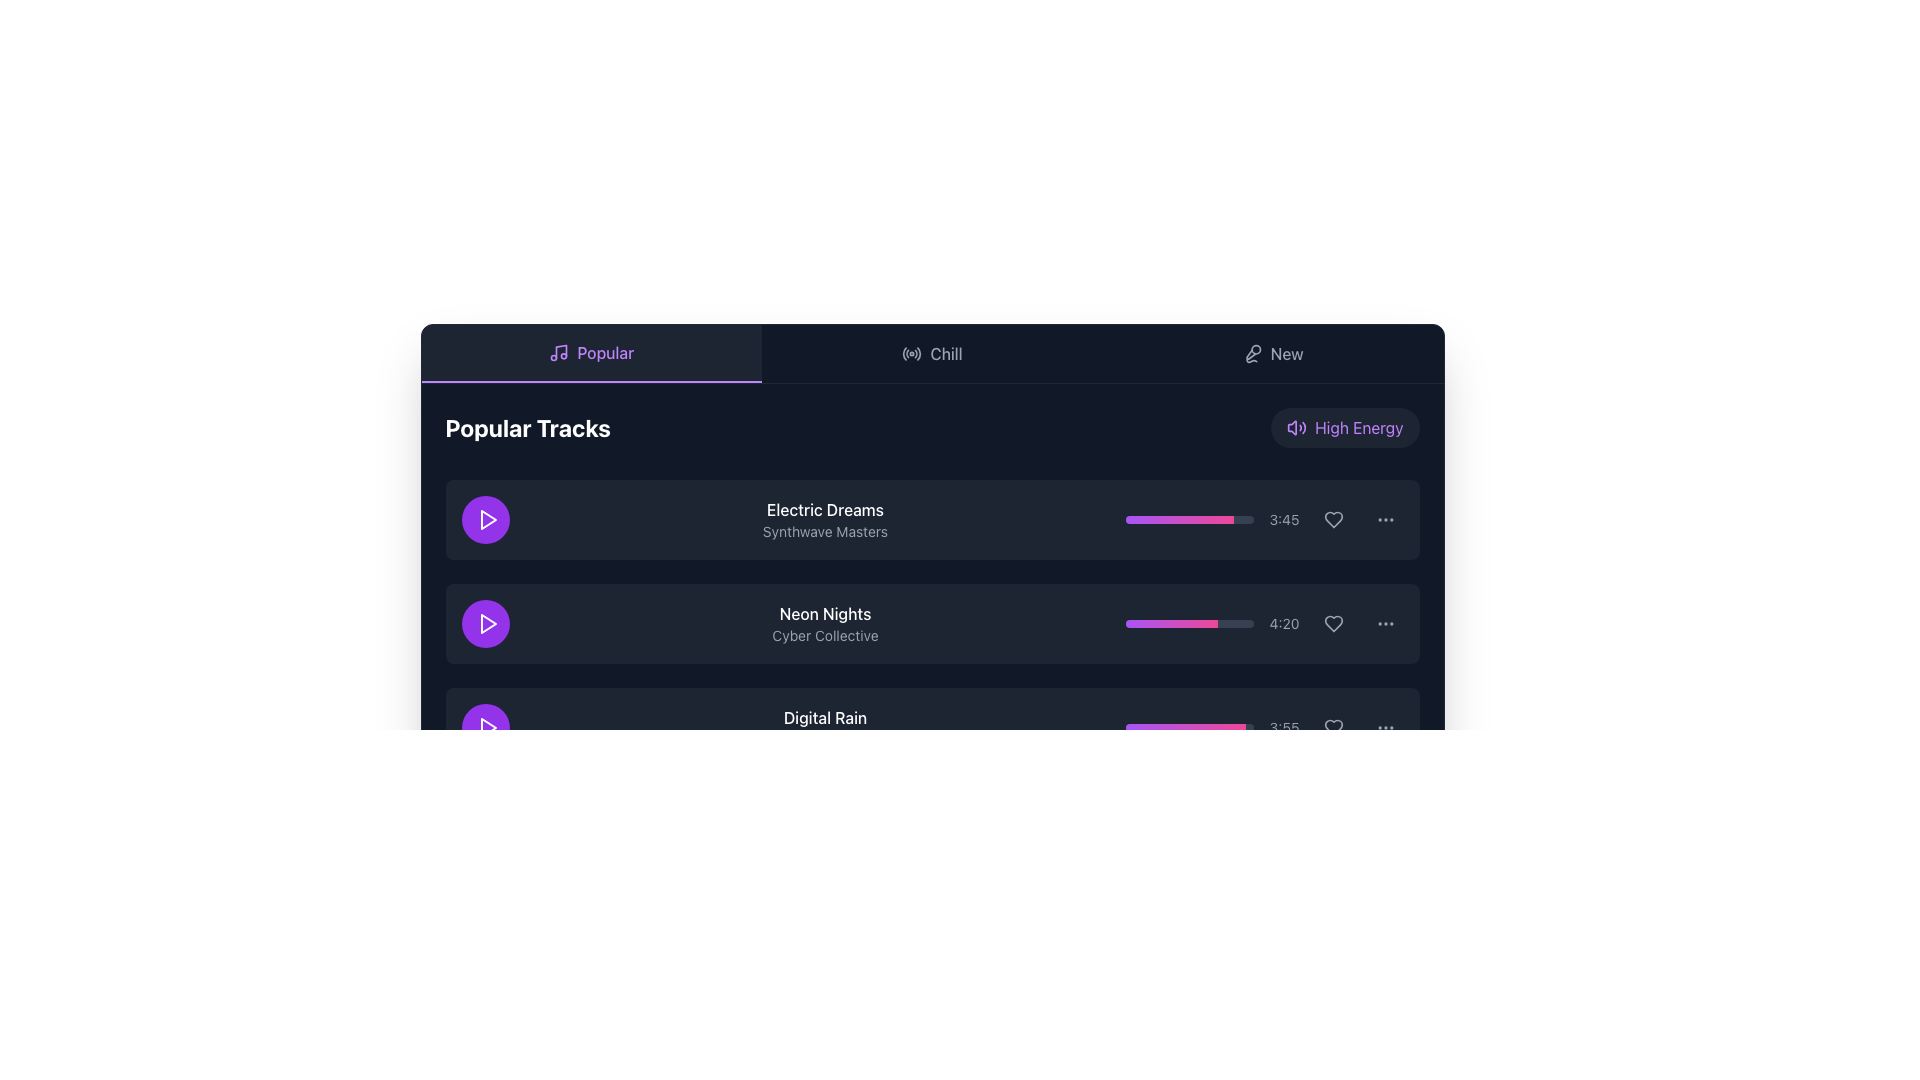 The height and width of the screenshot is (1080, 1920). Describe the element at coordinates (1333, 623) in the screenshot. I see `the heart icon associated with the 'Neon Nights' track` at that location.